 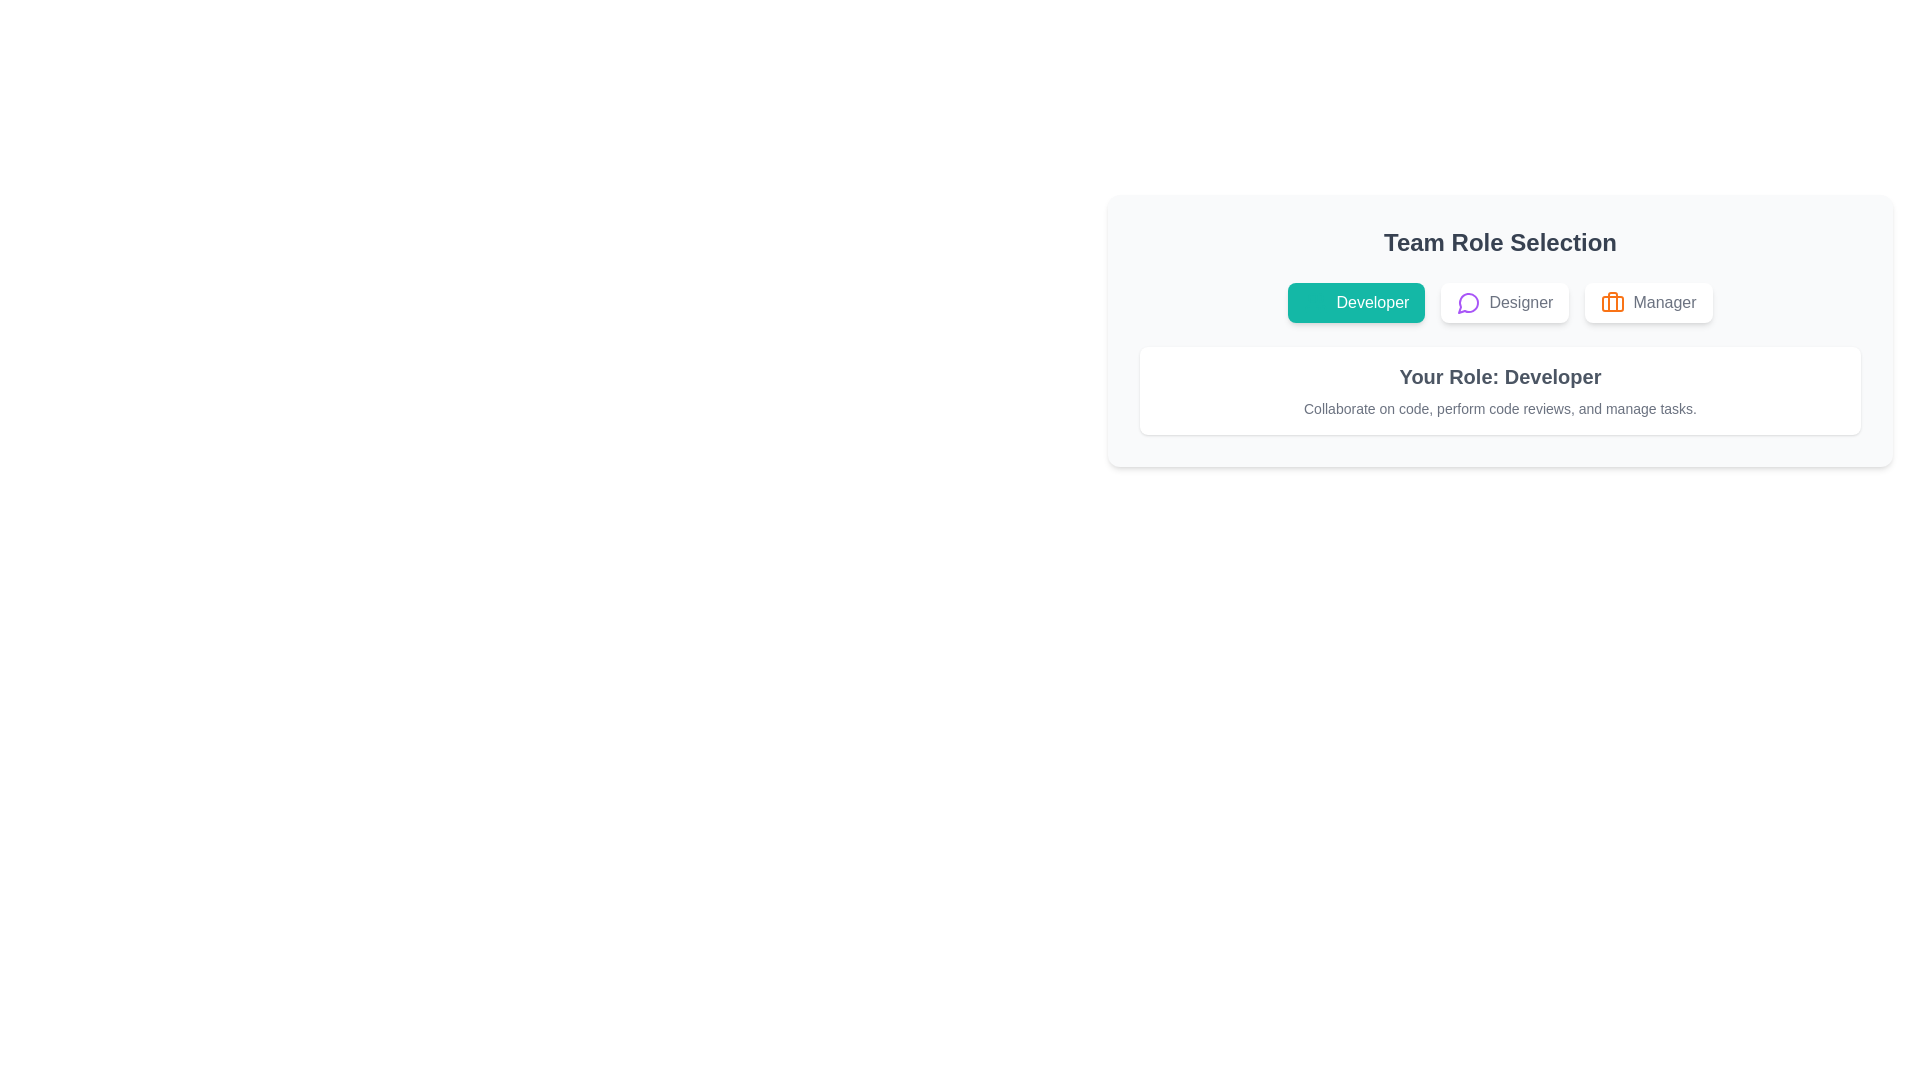 What do you see at coordinates (1500, 377) in the screenshot?
I see `the text label that displays the user's current role as 'Developer', located in the white rounded panel below the 'Team Role Selection' heading` at bounding box center [1500, 377].